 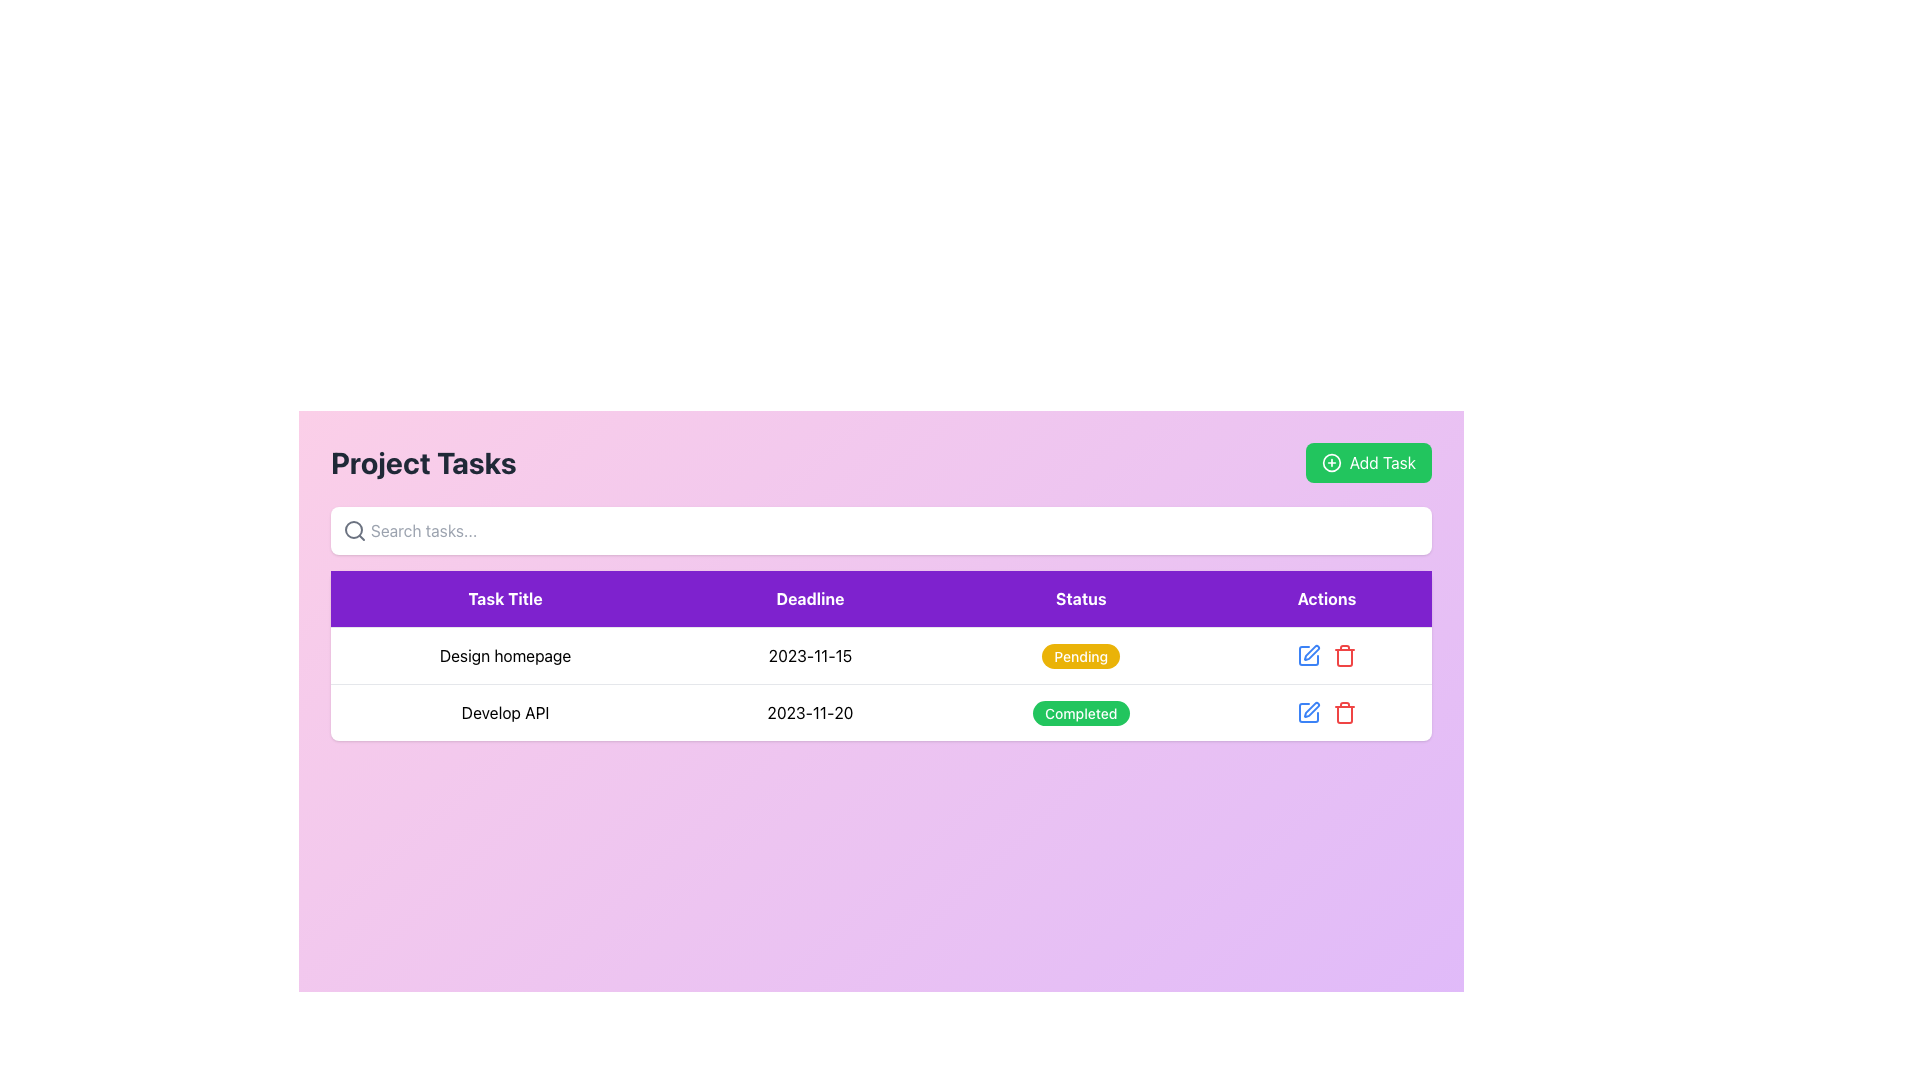 I want to click on the red trash can icon located at the rightmost position in the action area of the 'Actions' column, so click(x=1344, y=655).